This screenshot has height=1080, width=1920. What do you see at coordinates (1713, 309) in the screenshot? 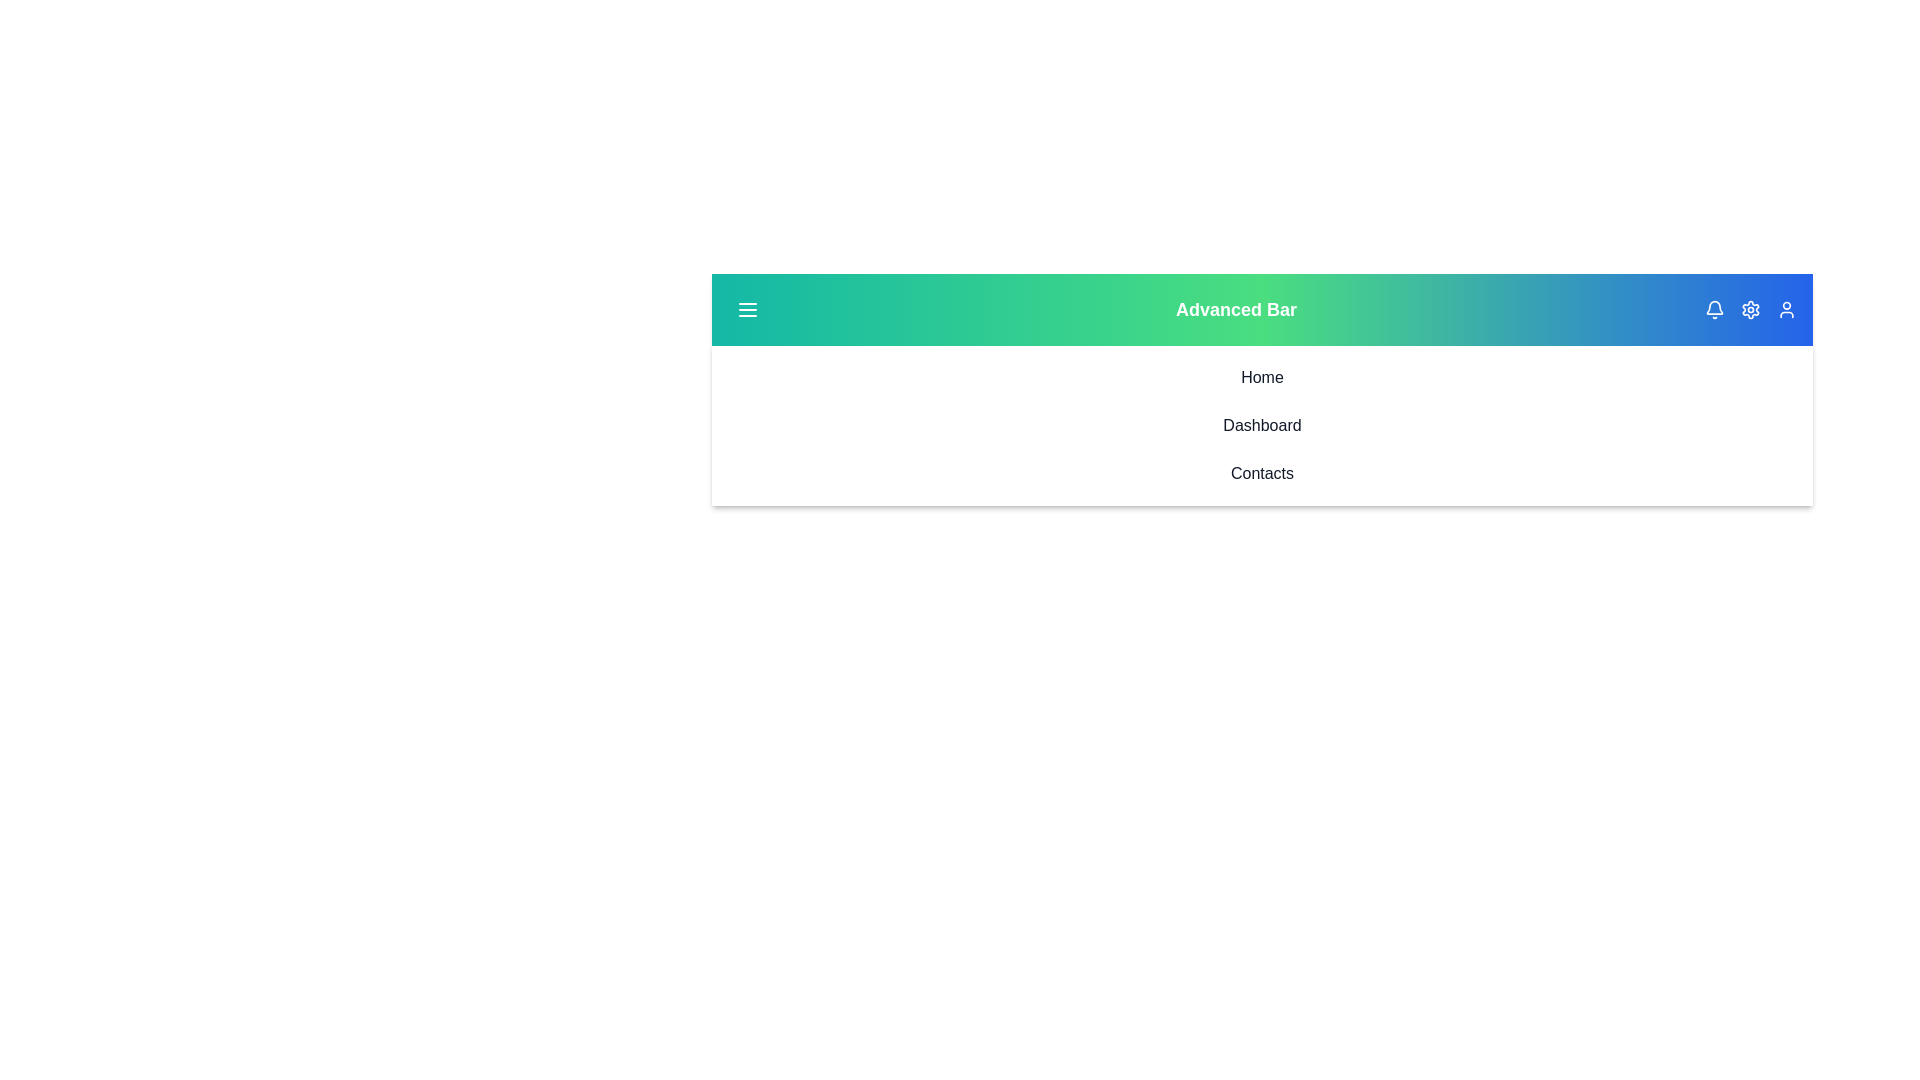
I see `the bell icon to access the notification panel` at bounding box center [1713, 309].